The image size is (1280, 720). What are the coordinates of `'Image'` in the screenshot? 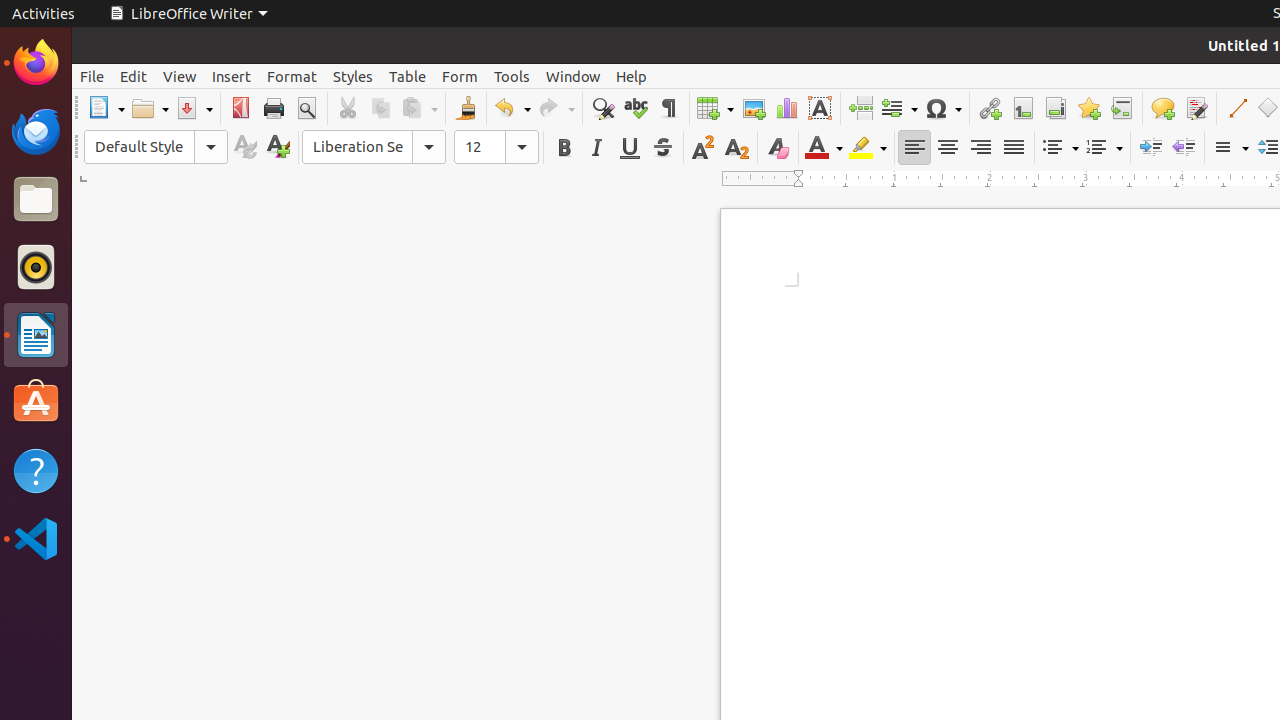 It's located at (752, 108).